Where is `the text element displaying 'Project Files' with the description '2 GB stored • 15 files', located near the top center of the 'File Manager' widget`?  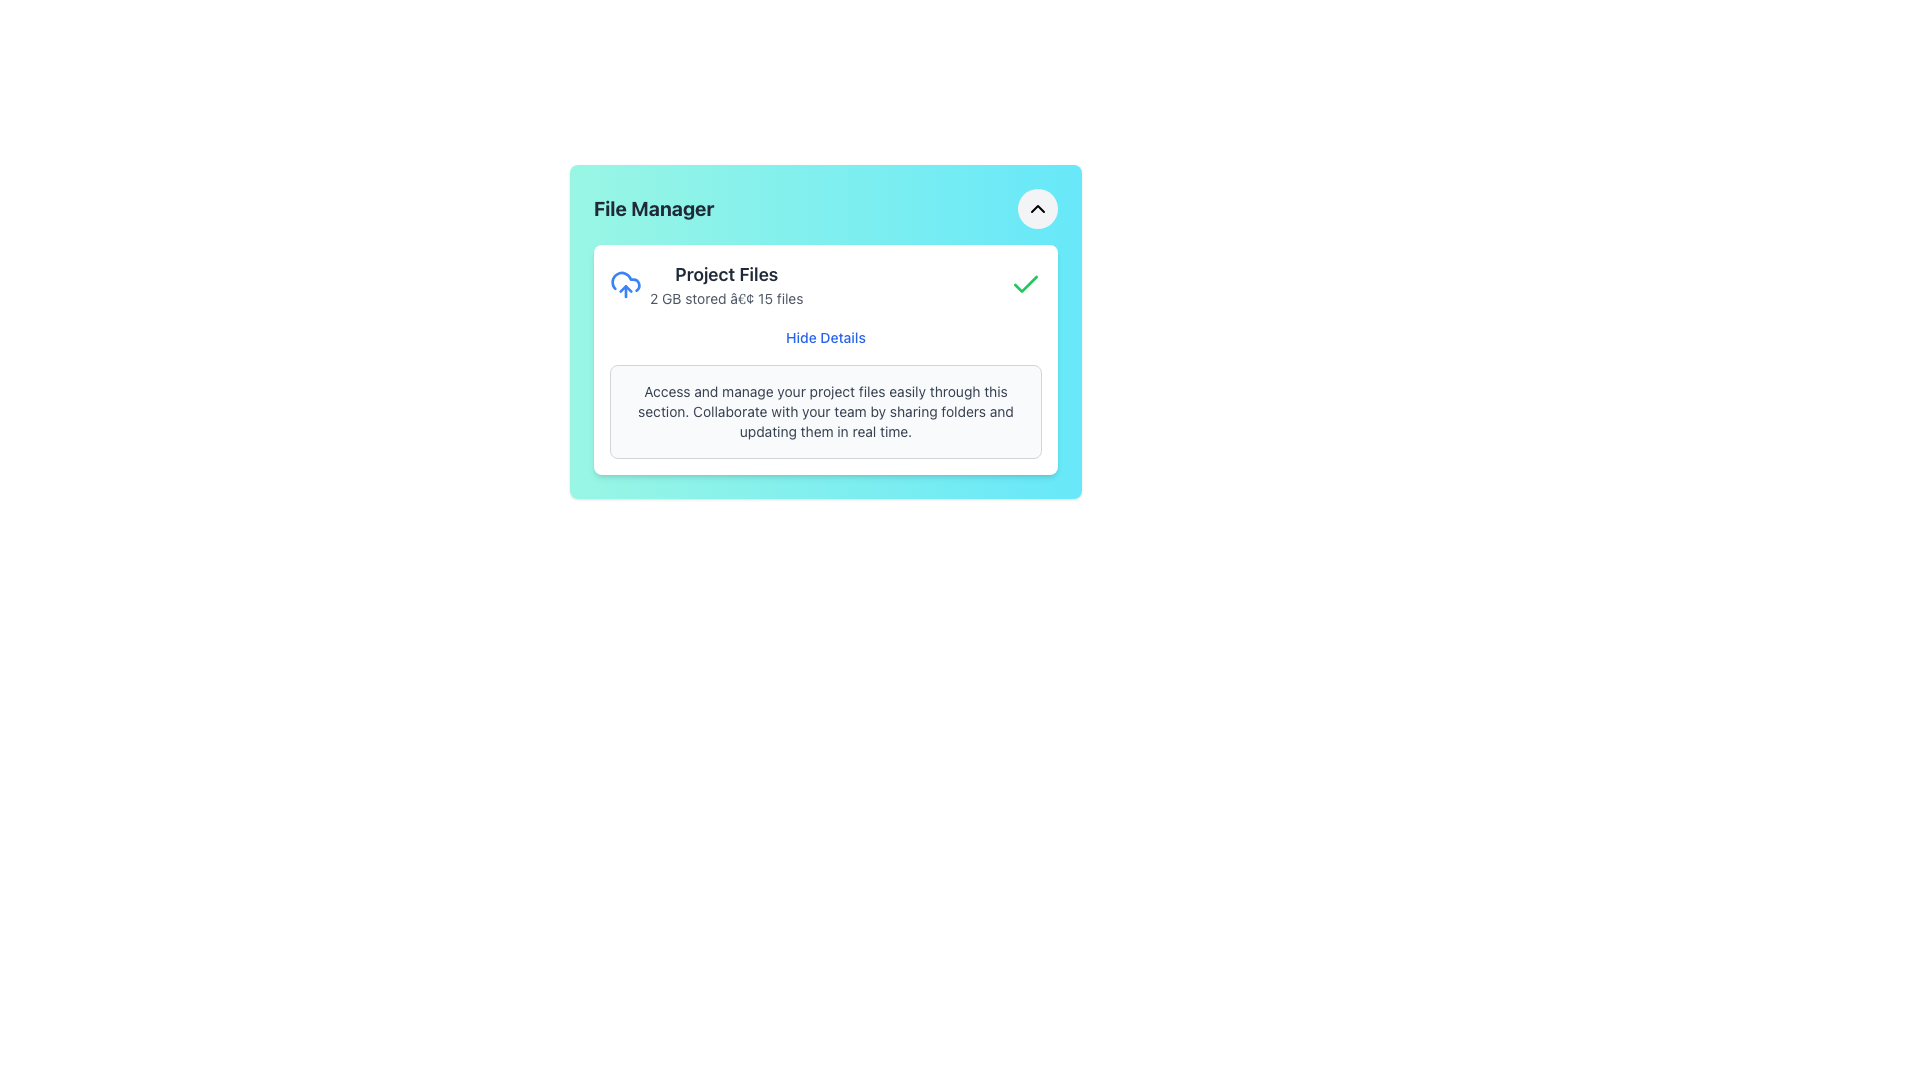 the text element displaying 'Project Files' with the description '2 GB stored • 15 files', located near the top center of the 'File Manager' widget is located at coordinates (725, 285).